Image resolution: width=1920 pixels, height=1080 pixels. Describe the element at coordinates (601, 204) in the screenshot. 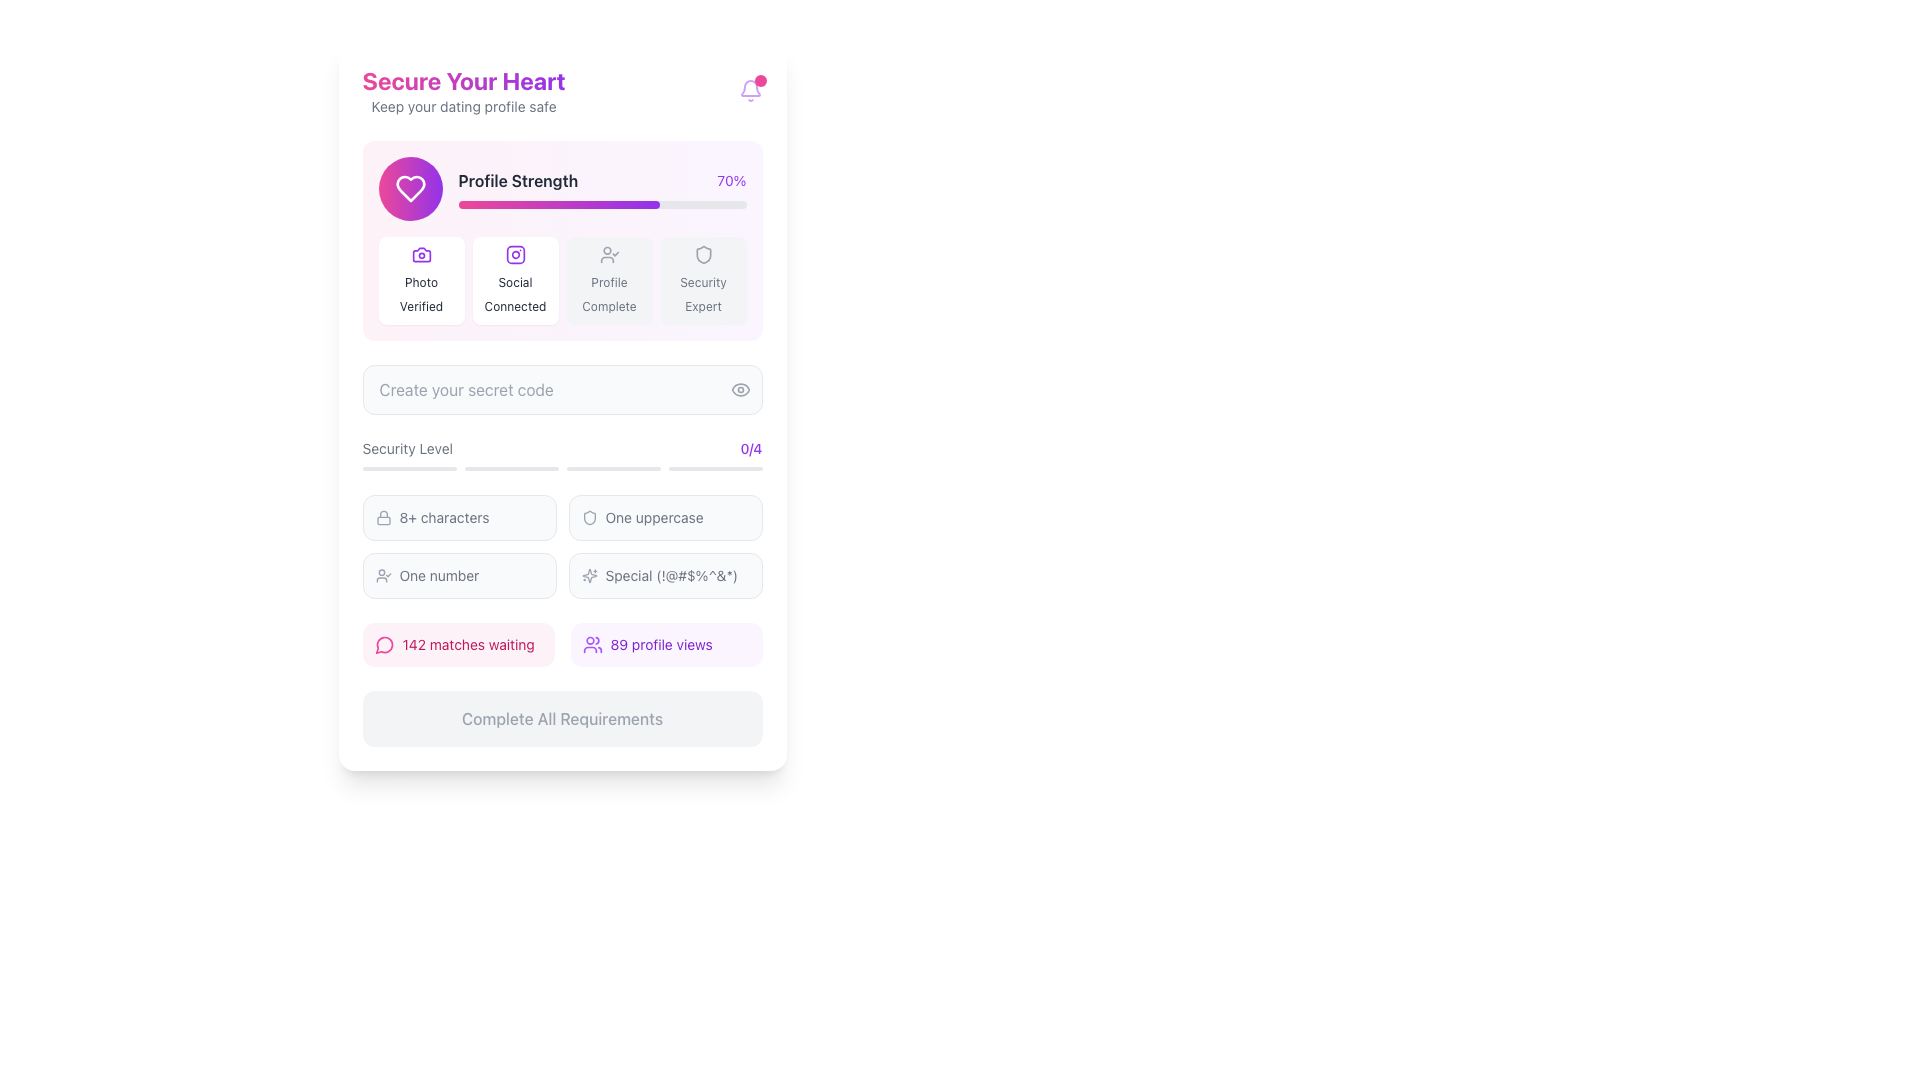

I see `the horizontal progress bar indicating 70% completion located in the 'Profile Strength' section below the text 'Profile Strength'` at that location.